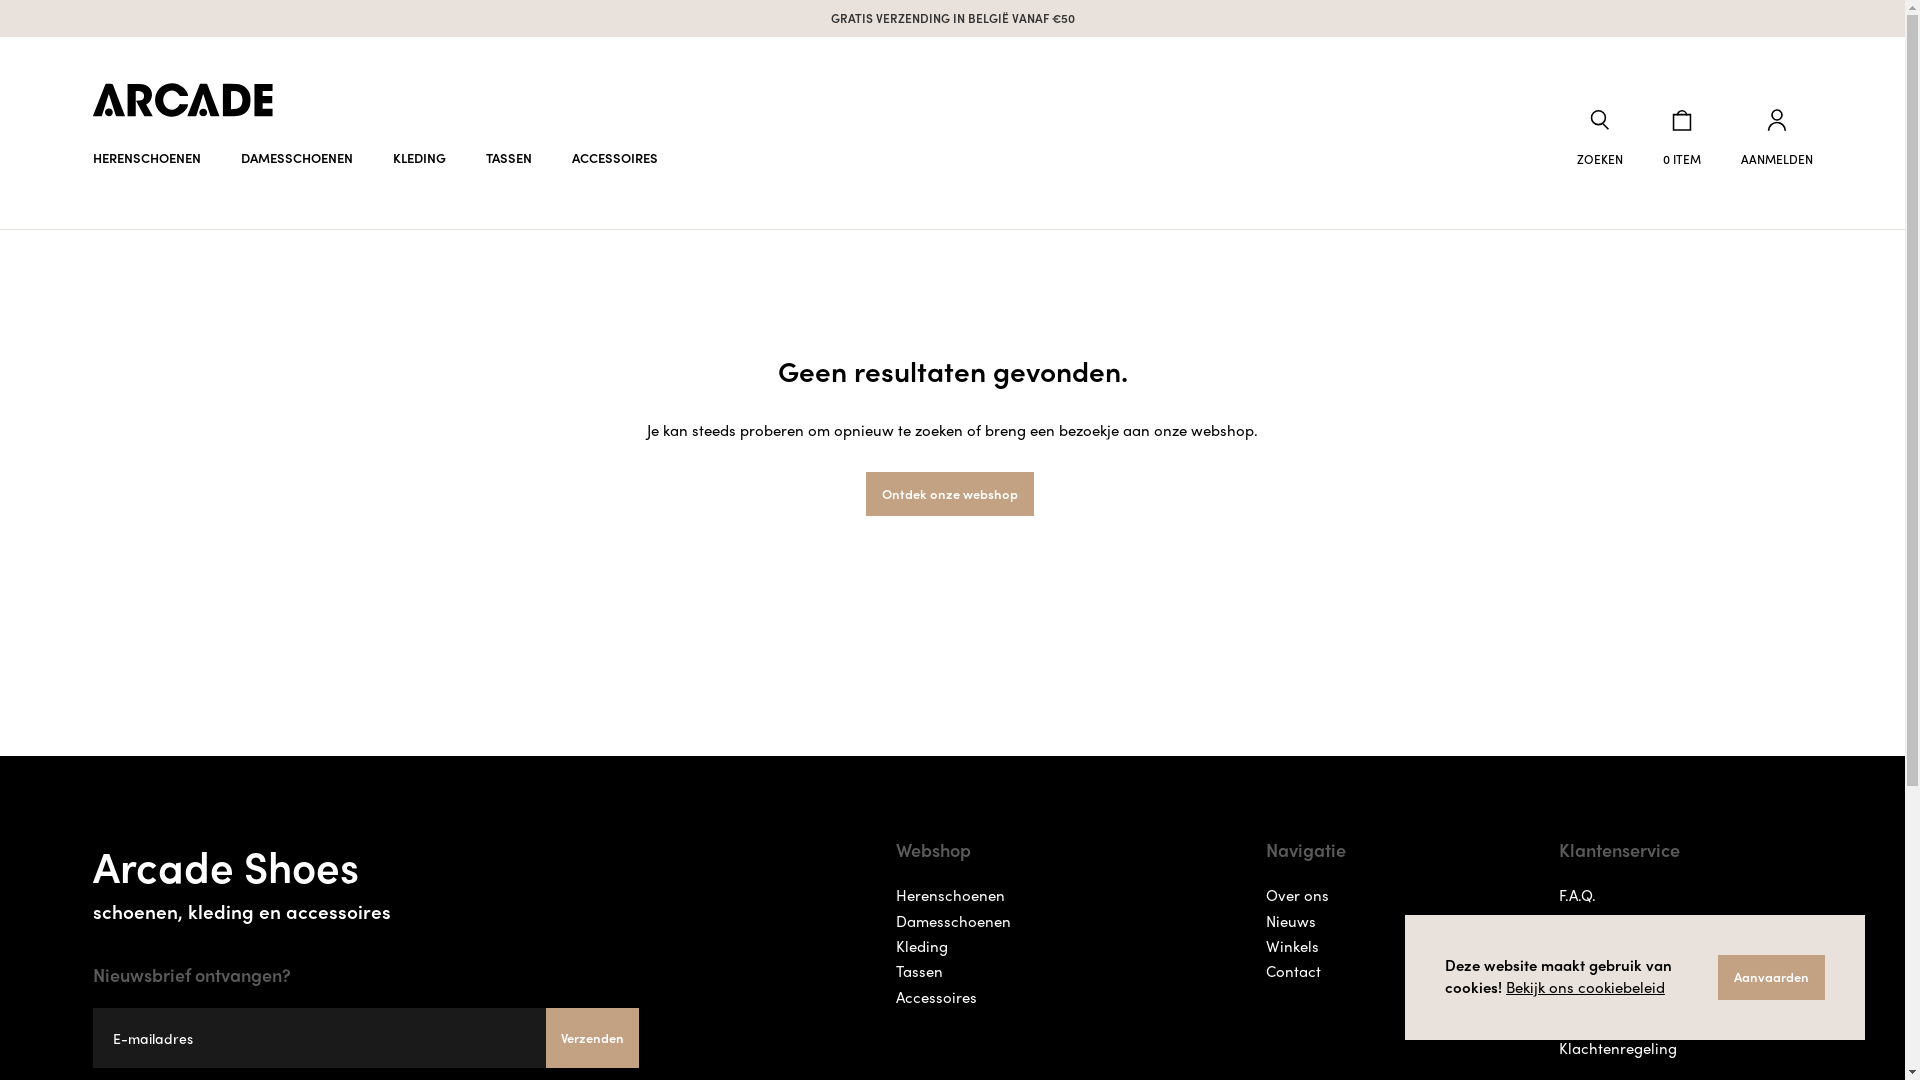  Describe the element at coordinates (952, 921) in the screenshot. I see `'Damesschoenen'` at that location.